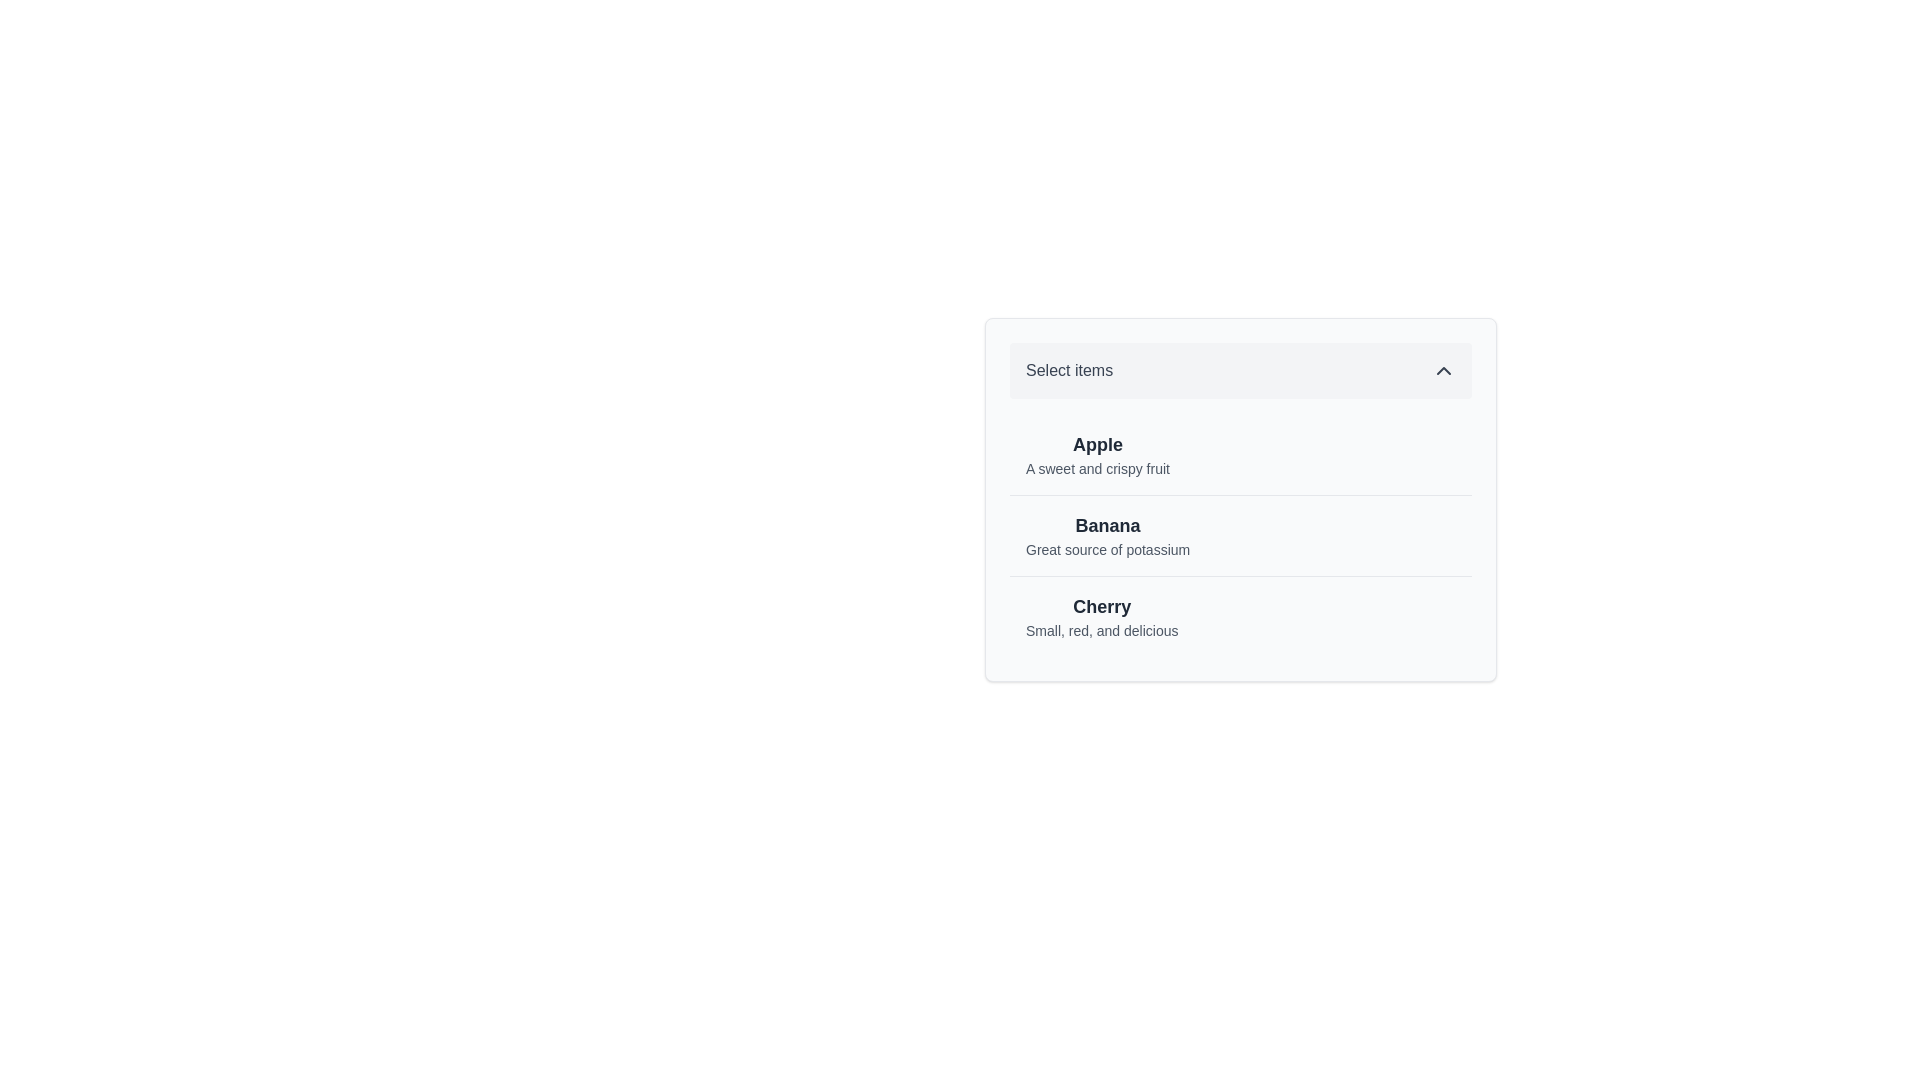 Image resolution: width=1920 pixels, height=1080 pixels. What do you see at coordinates (1444, 370) in the screenshot?
I see `the chevron-up icon located in the top-right corner of the 'Select items' button` at bounding box center [1444, 370].